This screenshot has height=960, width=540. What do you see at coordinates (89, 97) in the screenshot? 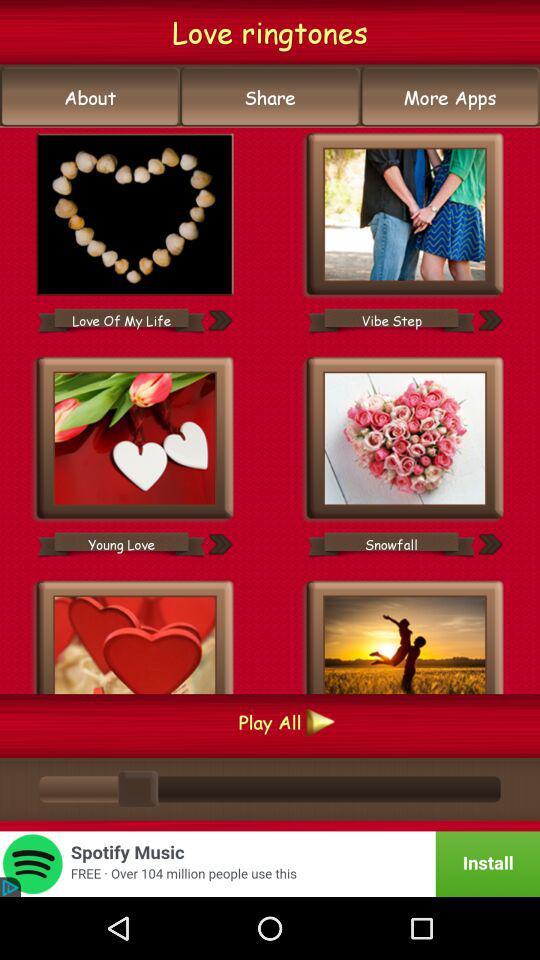
I see `the icon below the love ringtones item` at bounding box center [89, 97].